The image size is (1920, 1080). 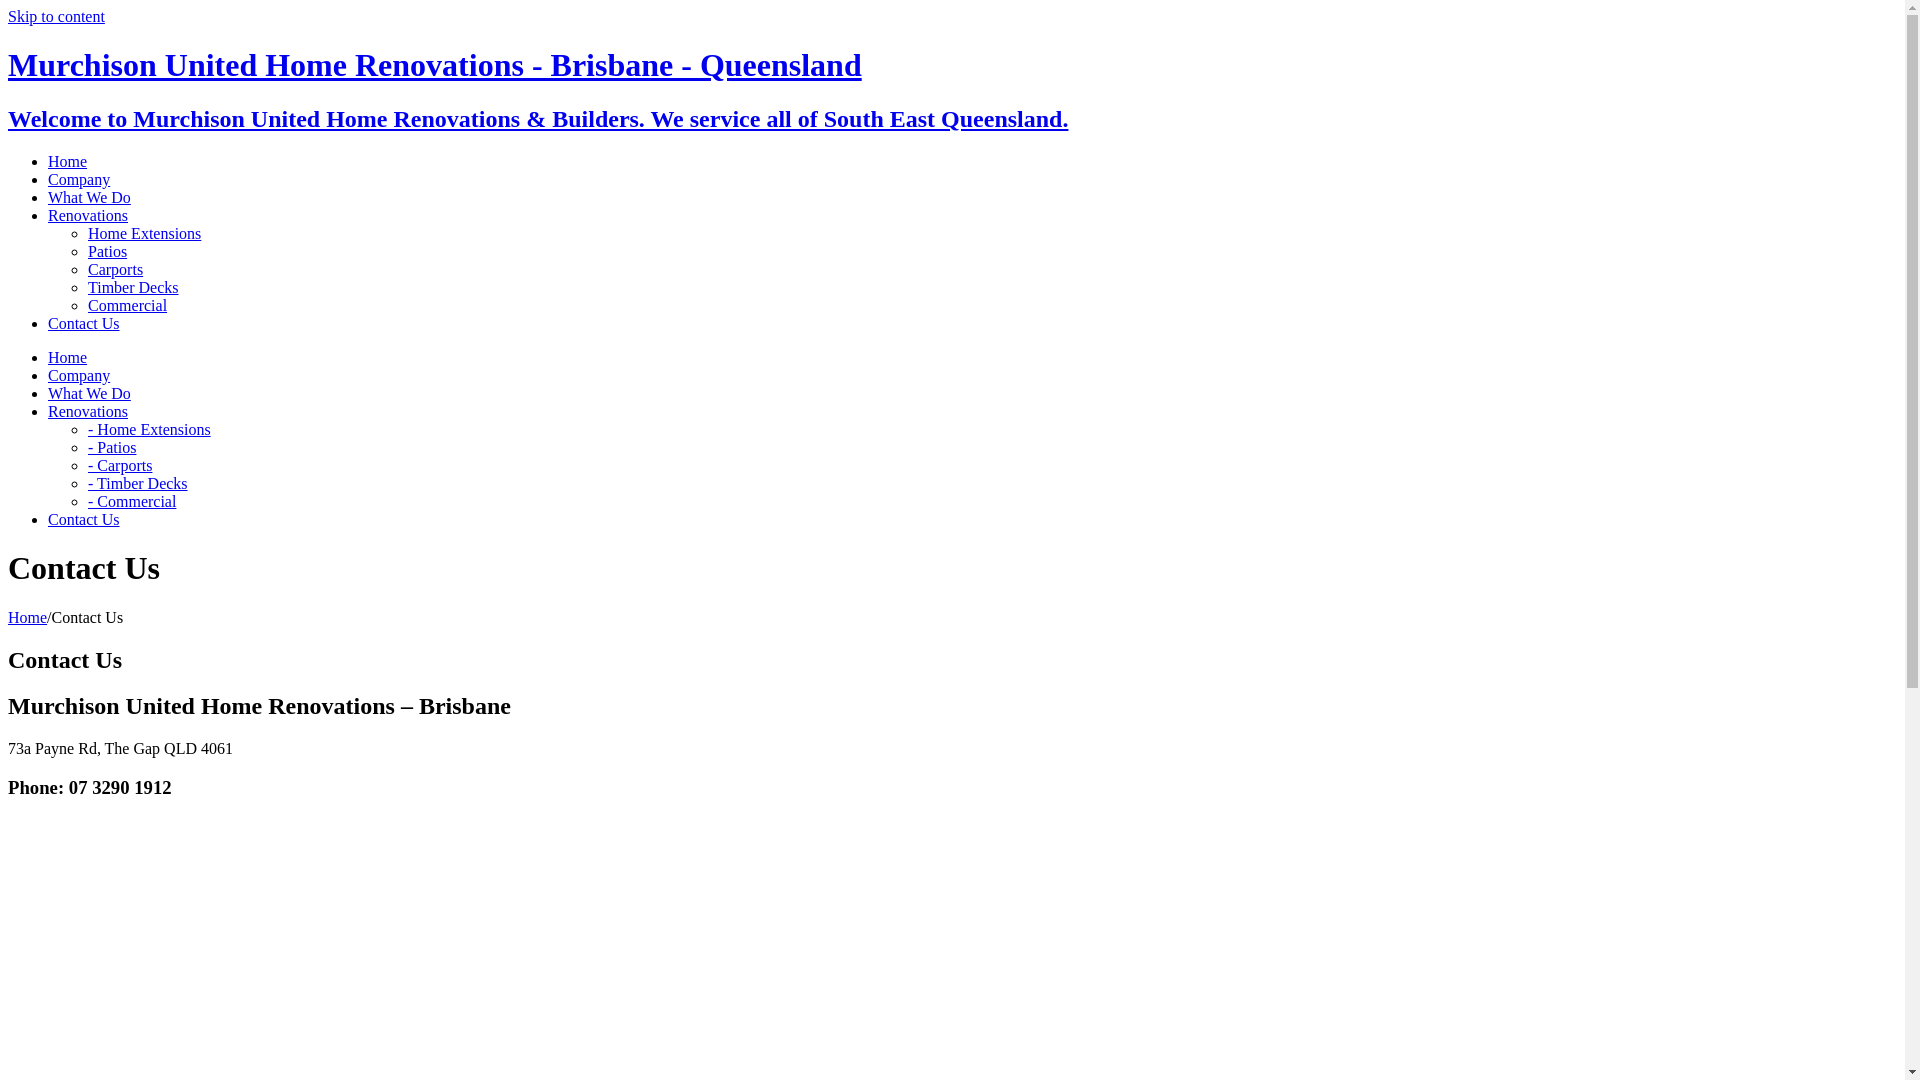 I want to click on '- Home Extensions', so click(x=148, y=428).